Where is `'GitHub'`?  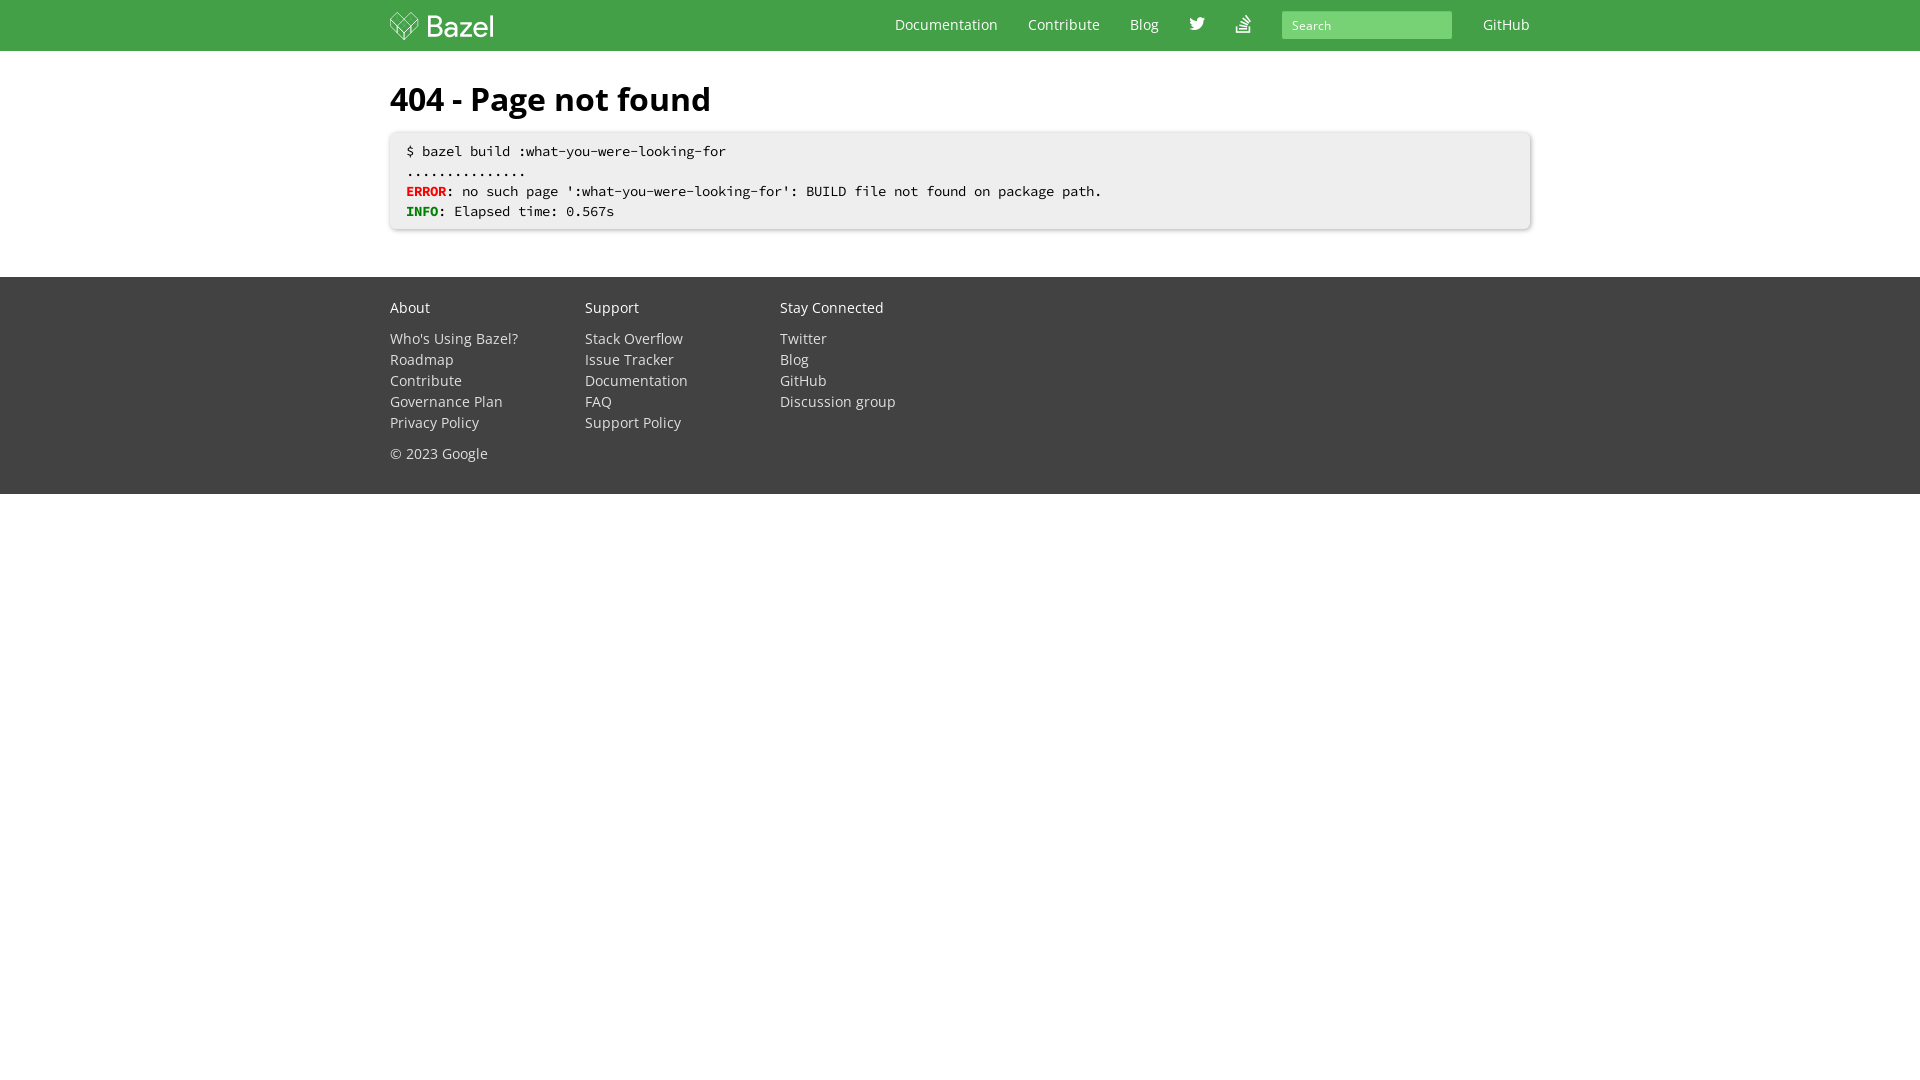
'GitHub' is located at coordinates (1506, 24).